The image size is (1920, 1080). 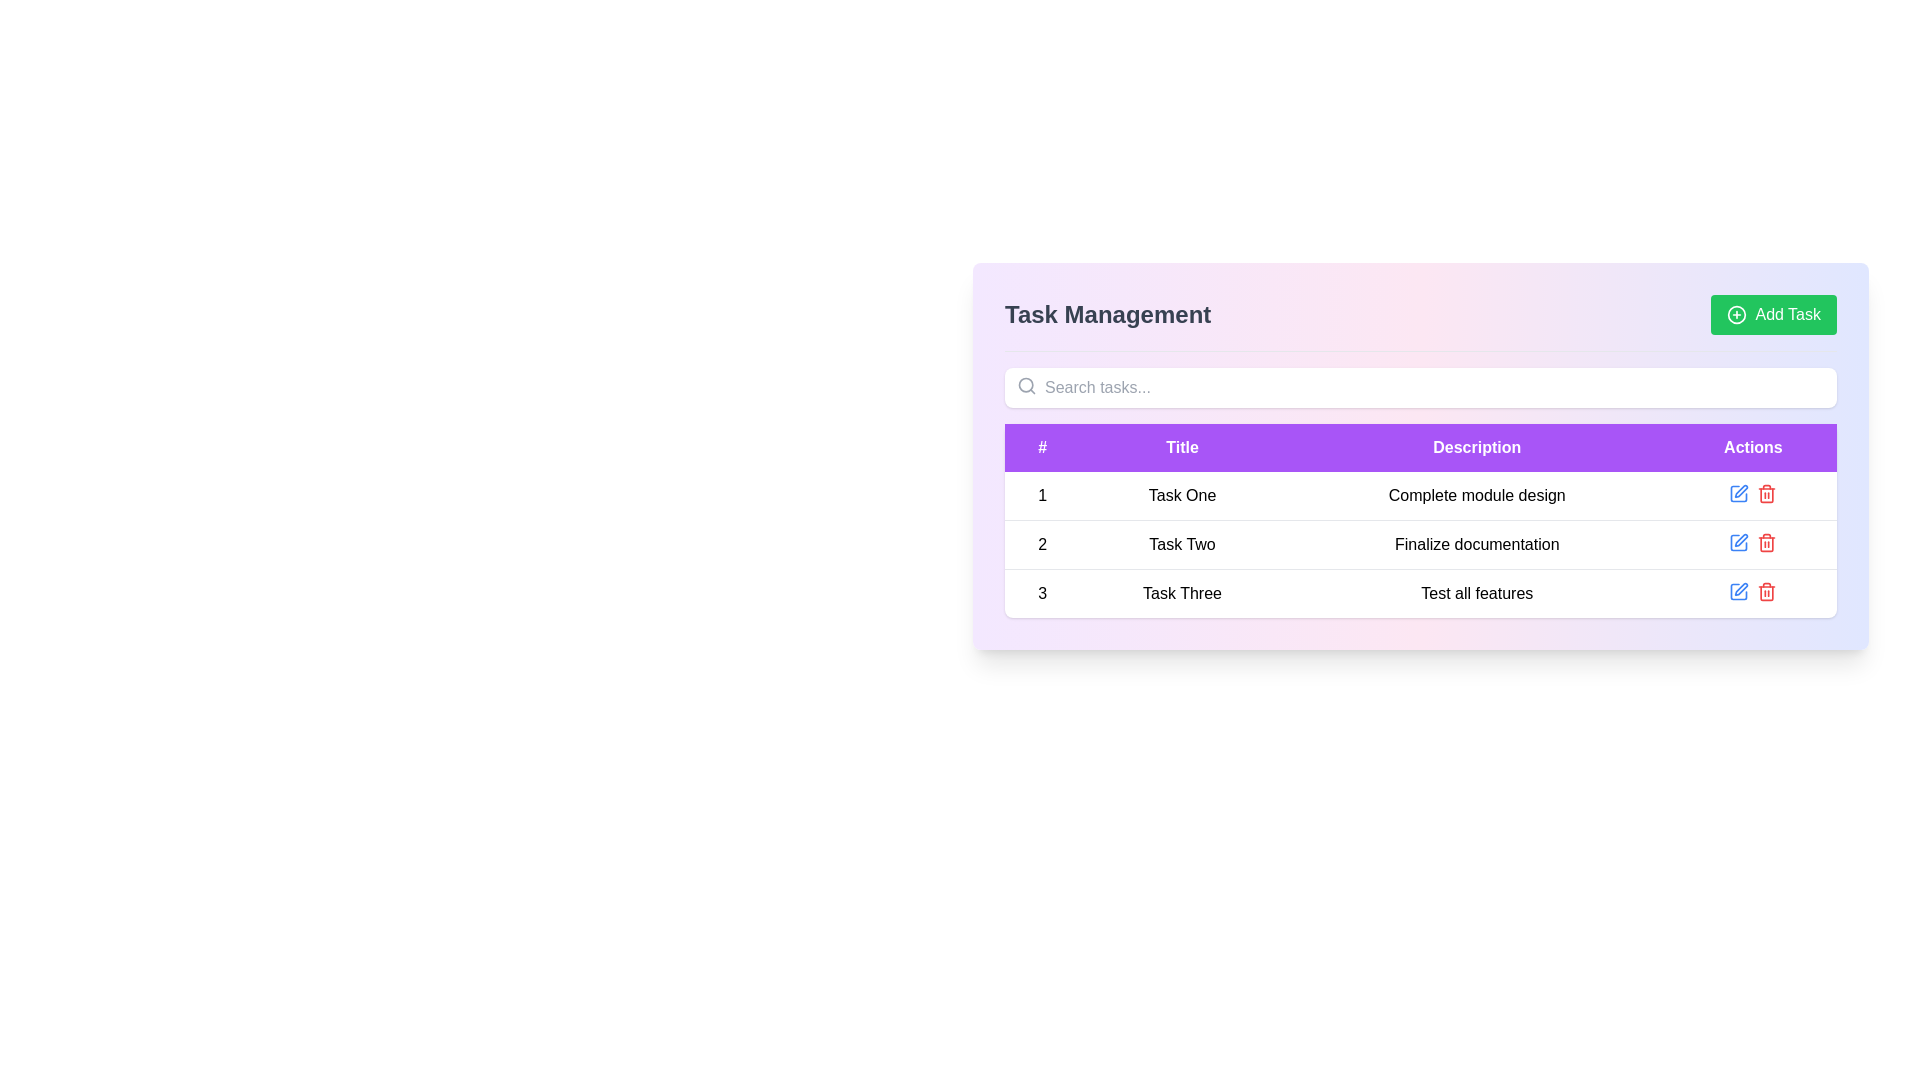 What do you see at coordinates (1041, 495) in the screenshot?
I see `the text label that displays the serial number for 'Task One', located in the numerical column under '#' in the task table` at bounding box center [1041, 495].